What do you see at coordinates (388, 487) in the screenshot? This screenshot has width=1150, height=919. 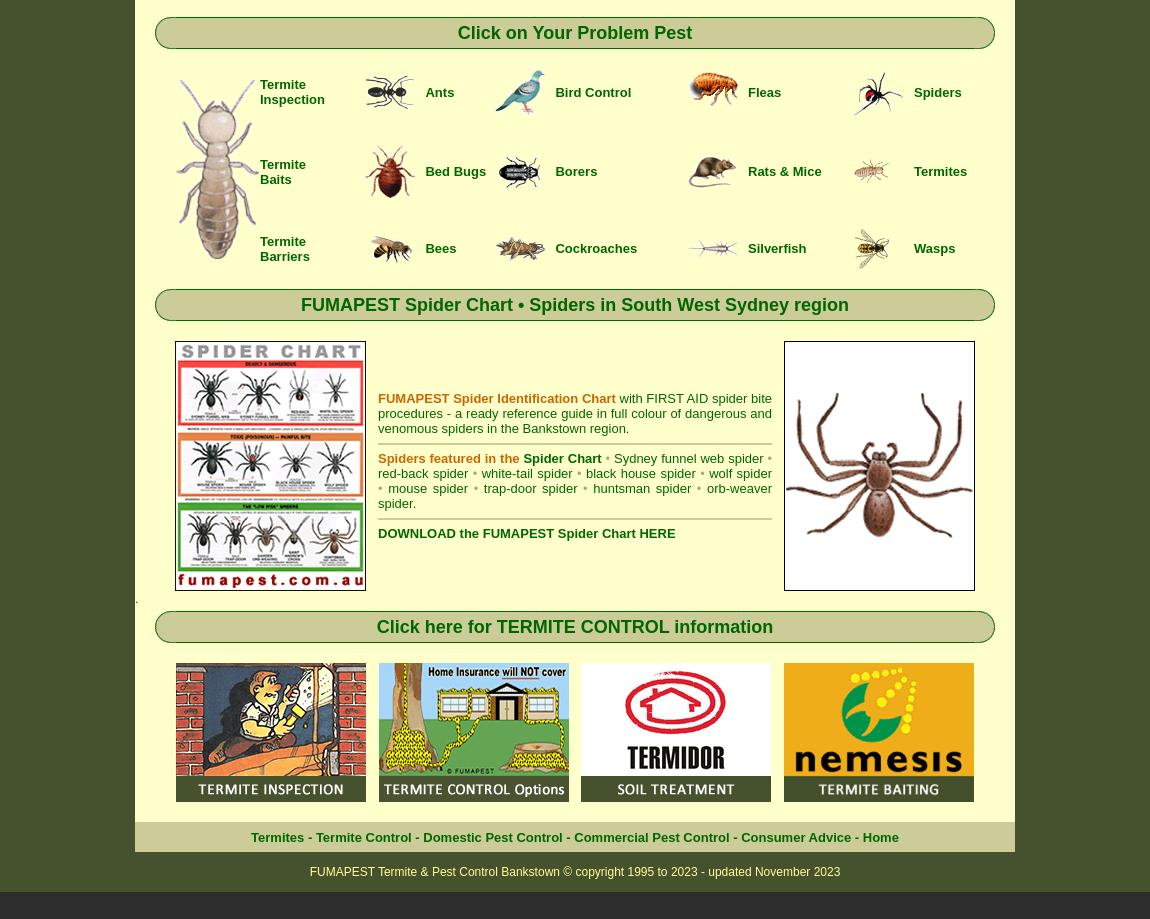 I see `'mouse spider'` at bounding box center [388, 487].